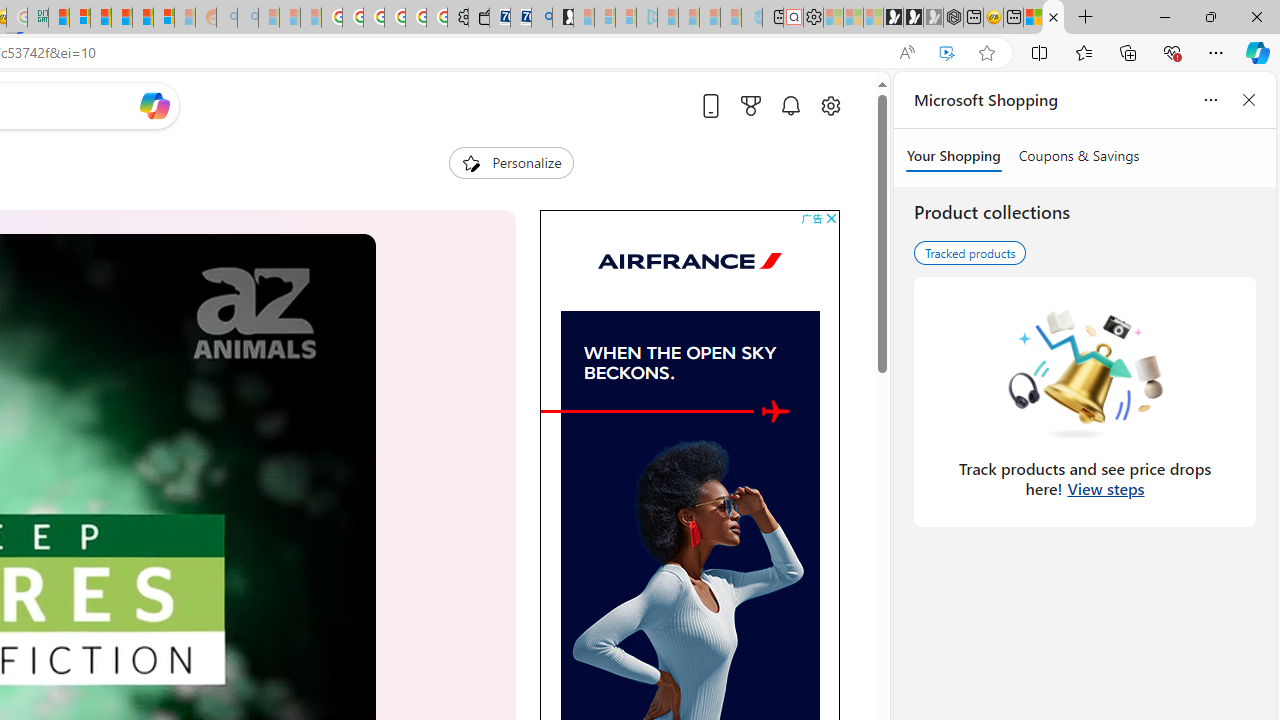  I want to click on 'Utah sues federal government - Search - Sleeping', so click(247, 17).